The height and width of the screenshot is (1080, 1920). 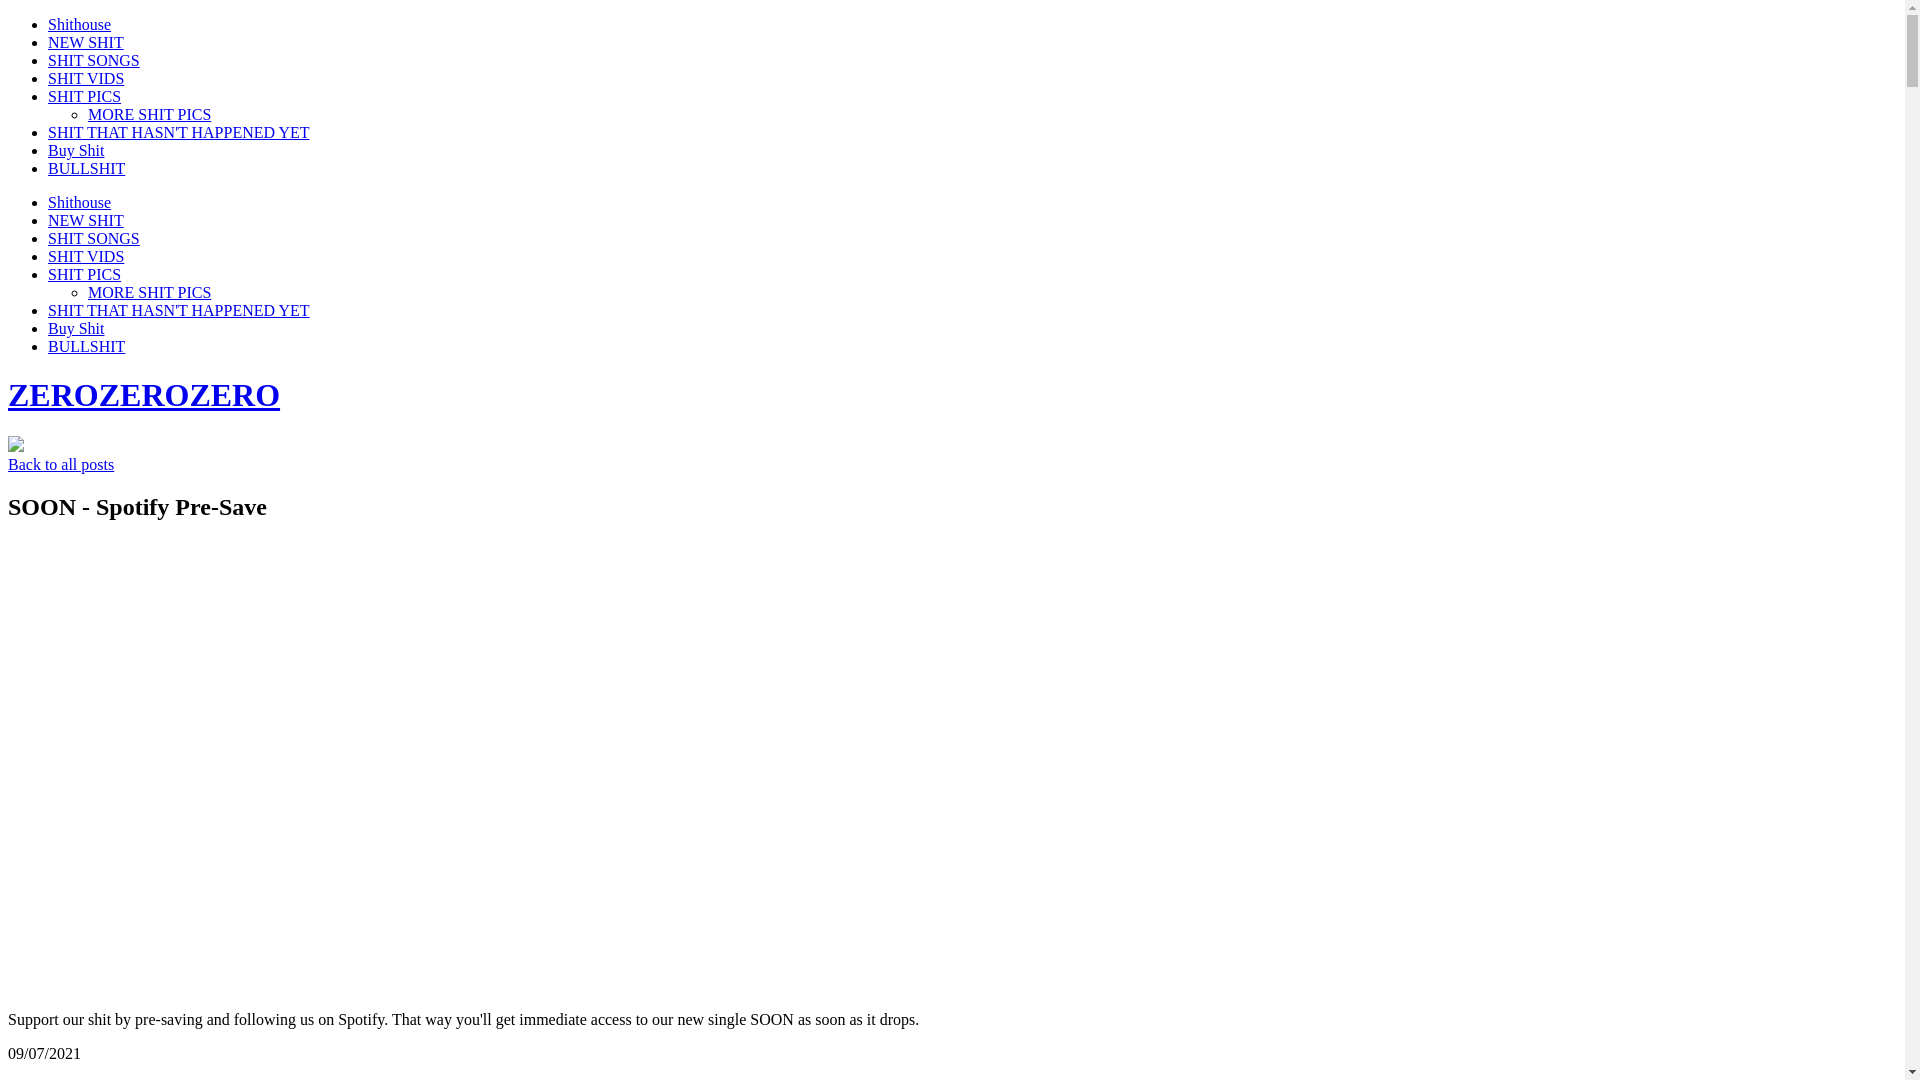 I want to click on 'Buy Shit', so click(x=48, y=149).